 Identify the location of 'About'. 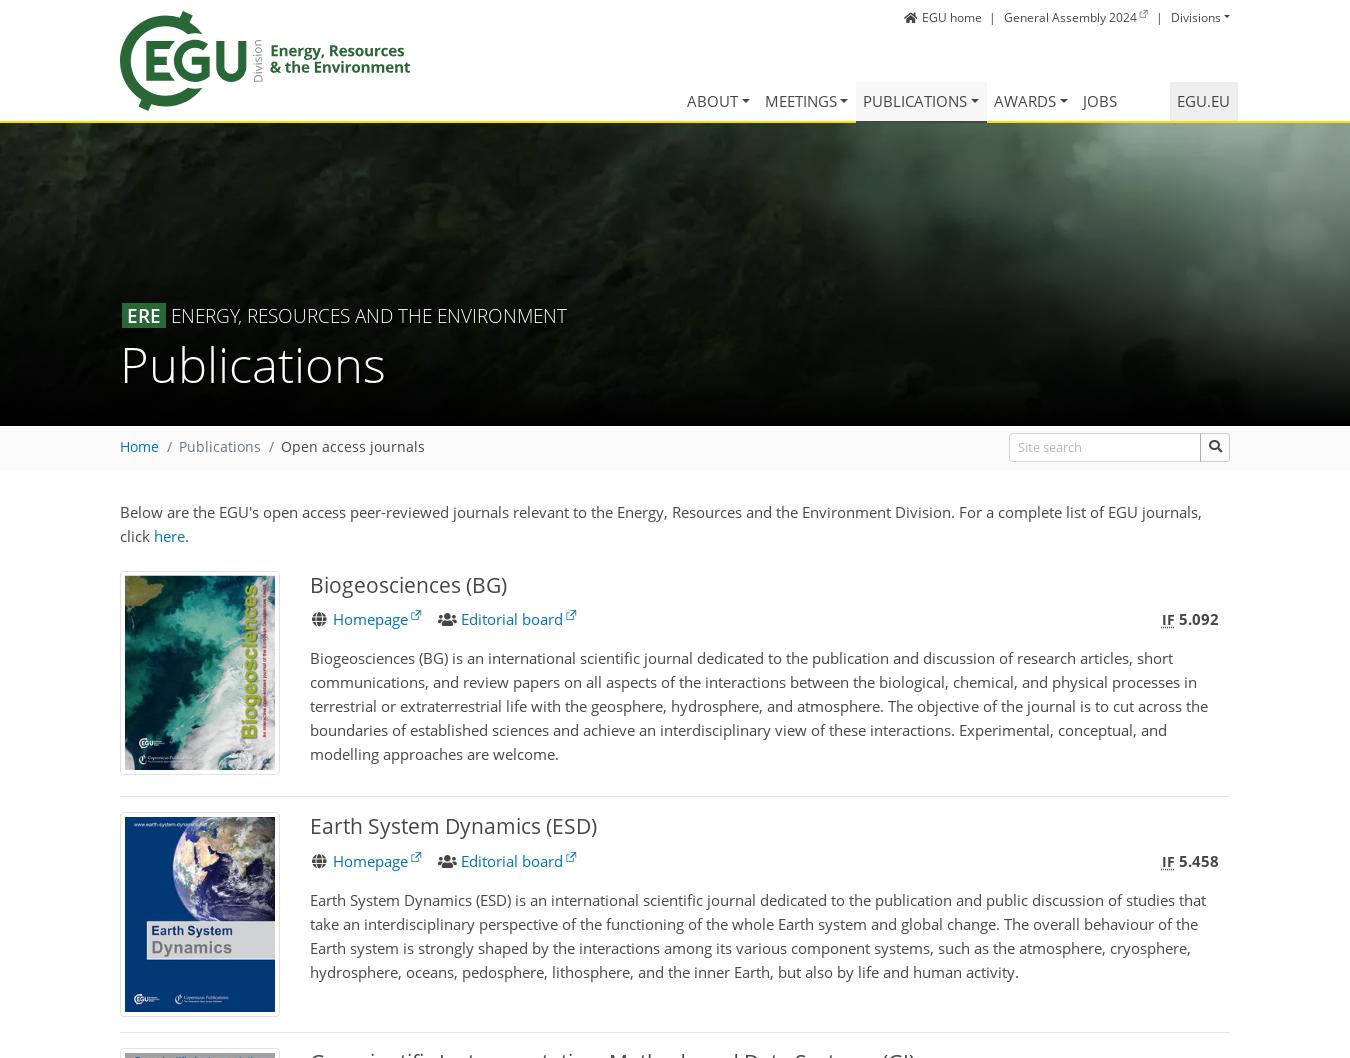
(684, 100).